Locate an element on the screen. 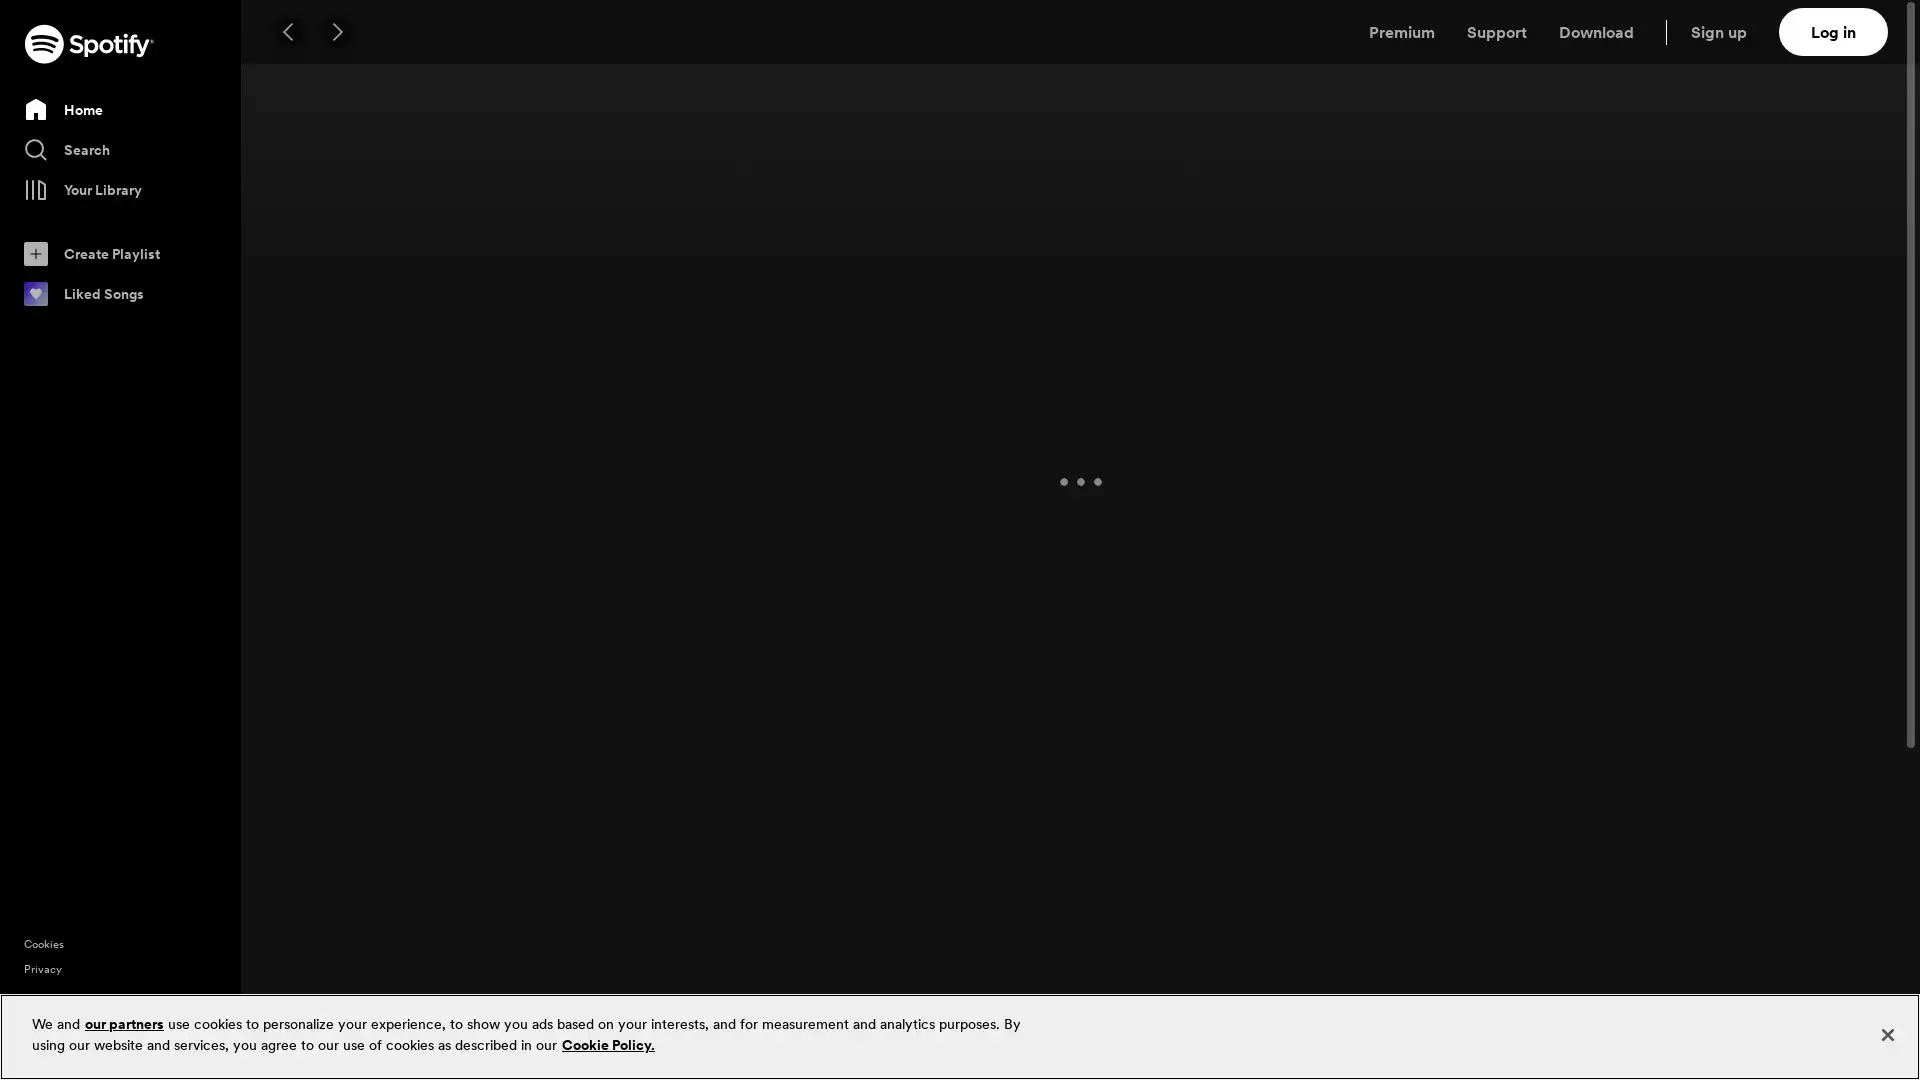  Log in is located at coordinates (1833, 31).